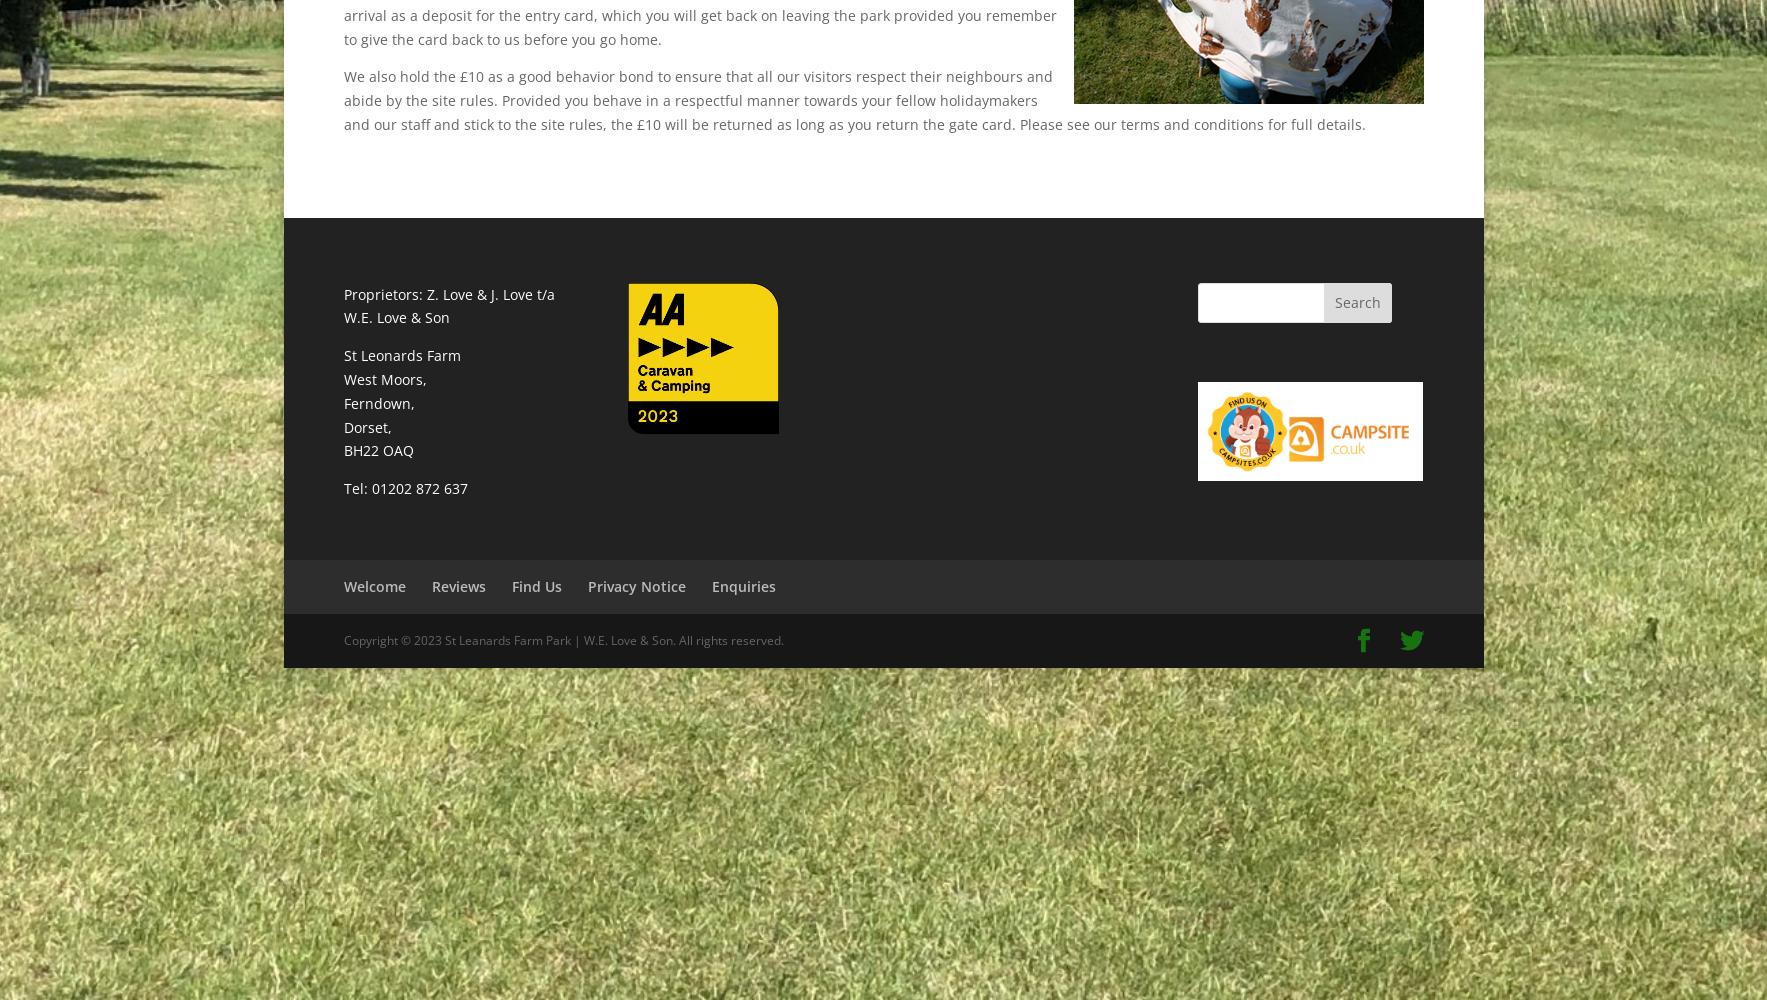 The height and width of the screenshot is (1000, 1767). Describe the element at coordinates (384, 378) in the screenshot. I see `'West Moors,'` at that location.